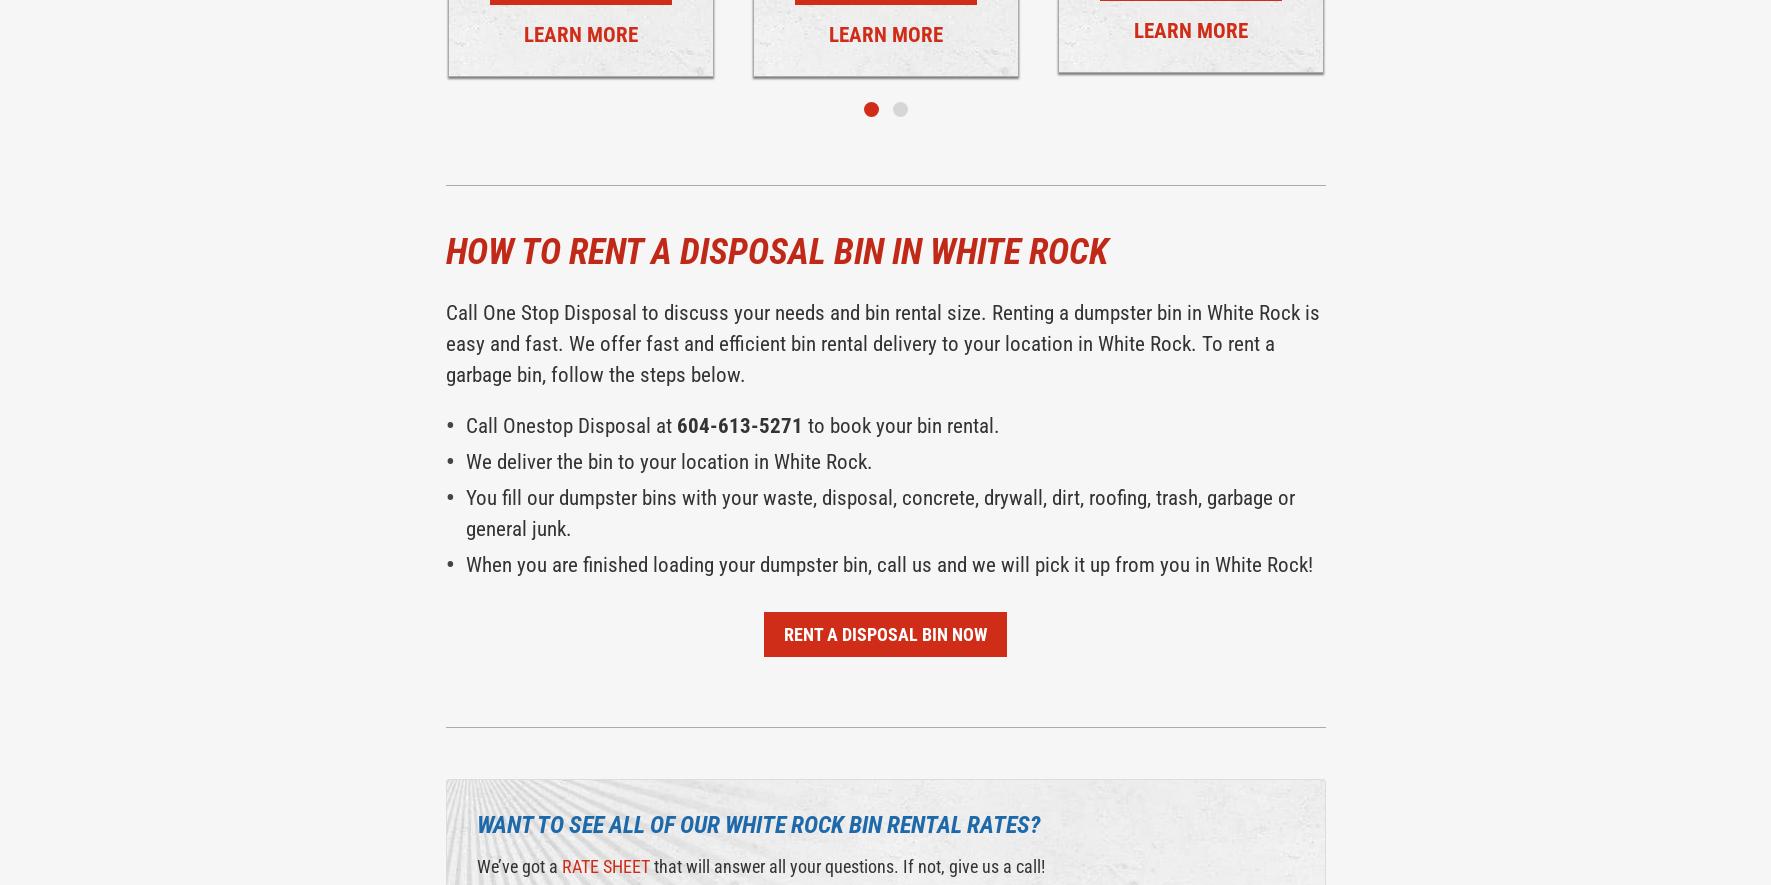 This screenshot has width=1771, height=885. Describe the element at coordinates (569, 426) in the screenshot. I see `'Call Onestop Disposal at'` at that location.